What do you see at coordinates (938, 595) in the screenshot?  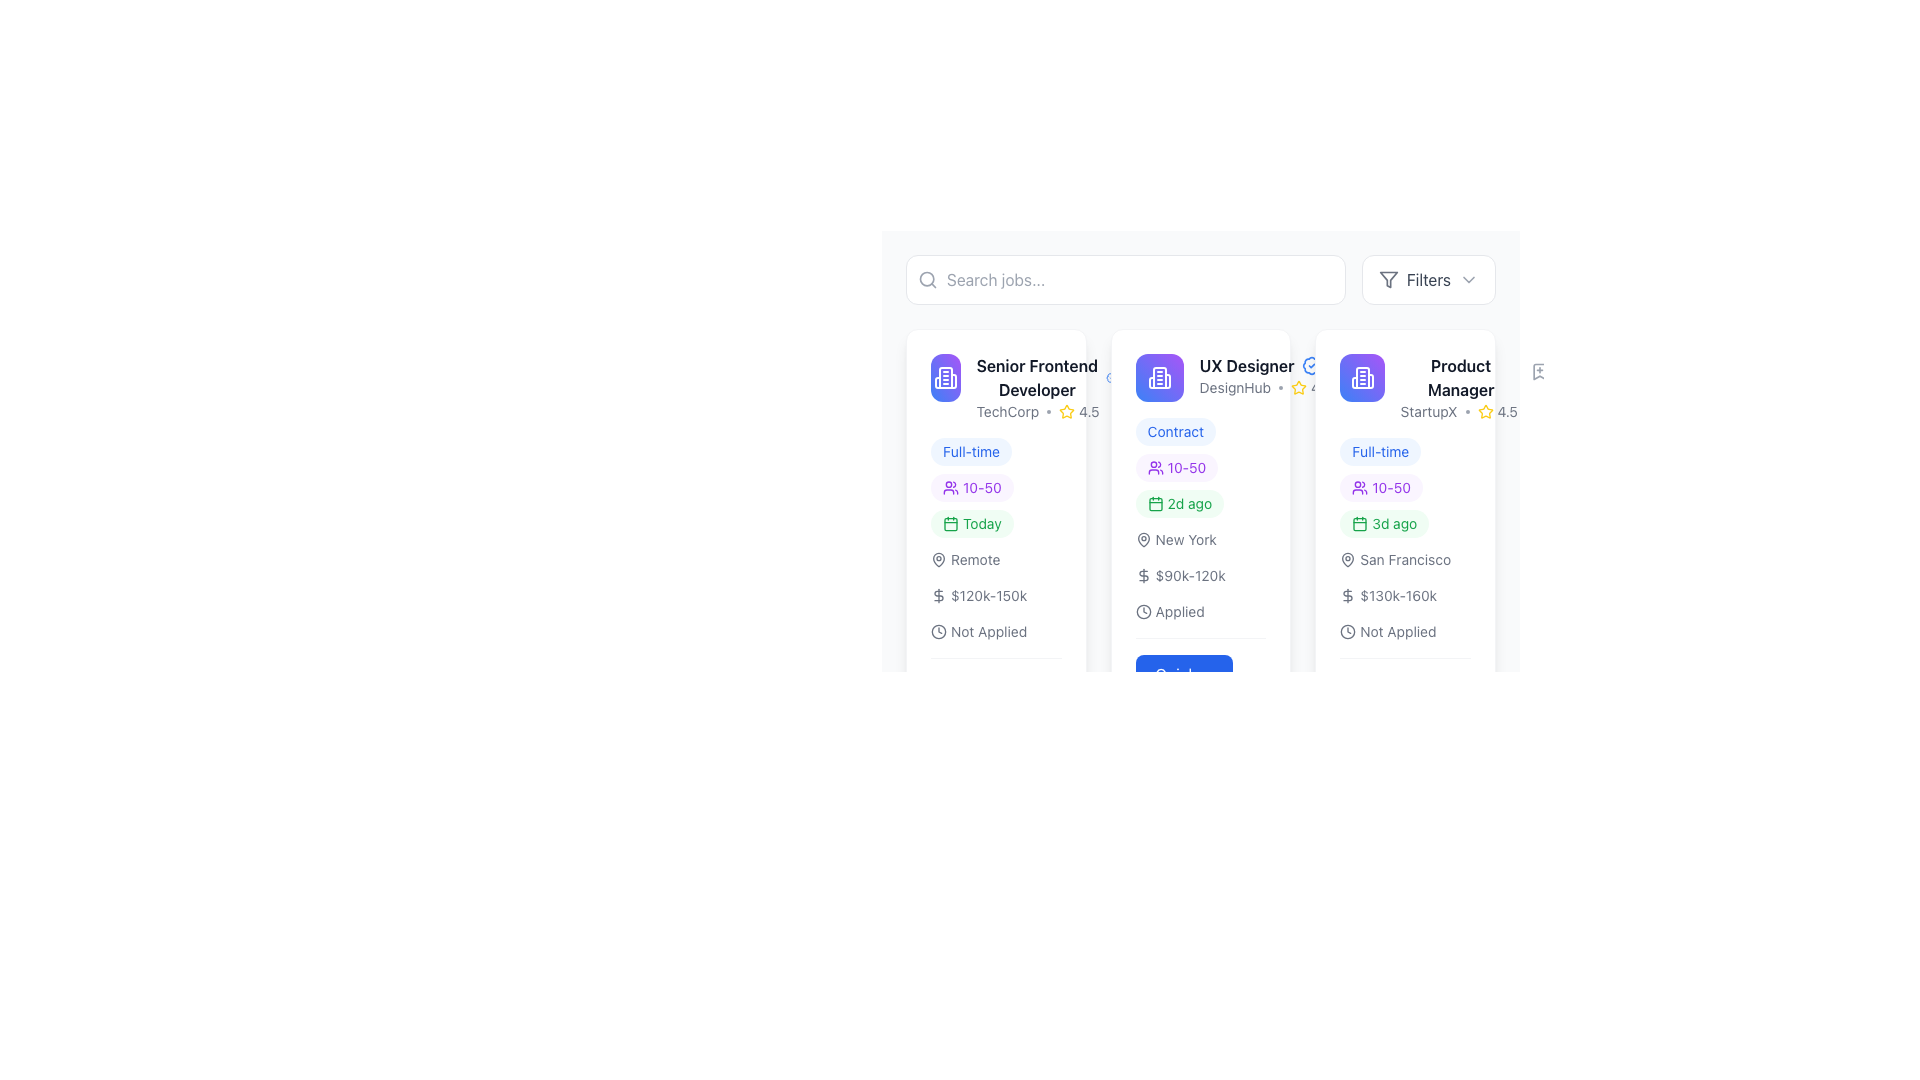 I see `the outlined dollar symbol icon located next to the salary range text '$120k-150k' in the bottom section of the job advertisement card` at bounding box center [938, 595].